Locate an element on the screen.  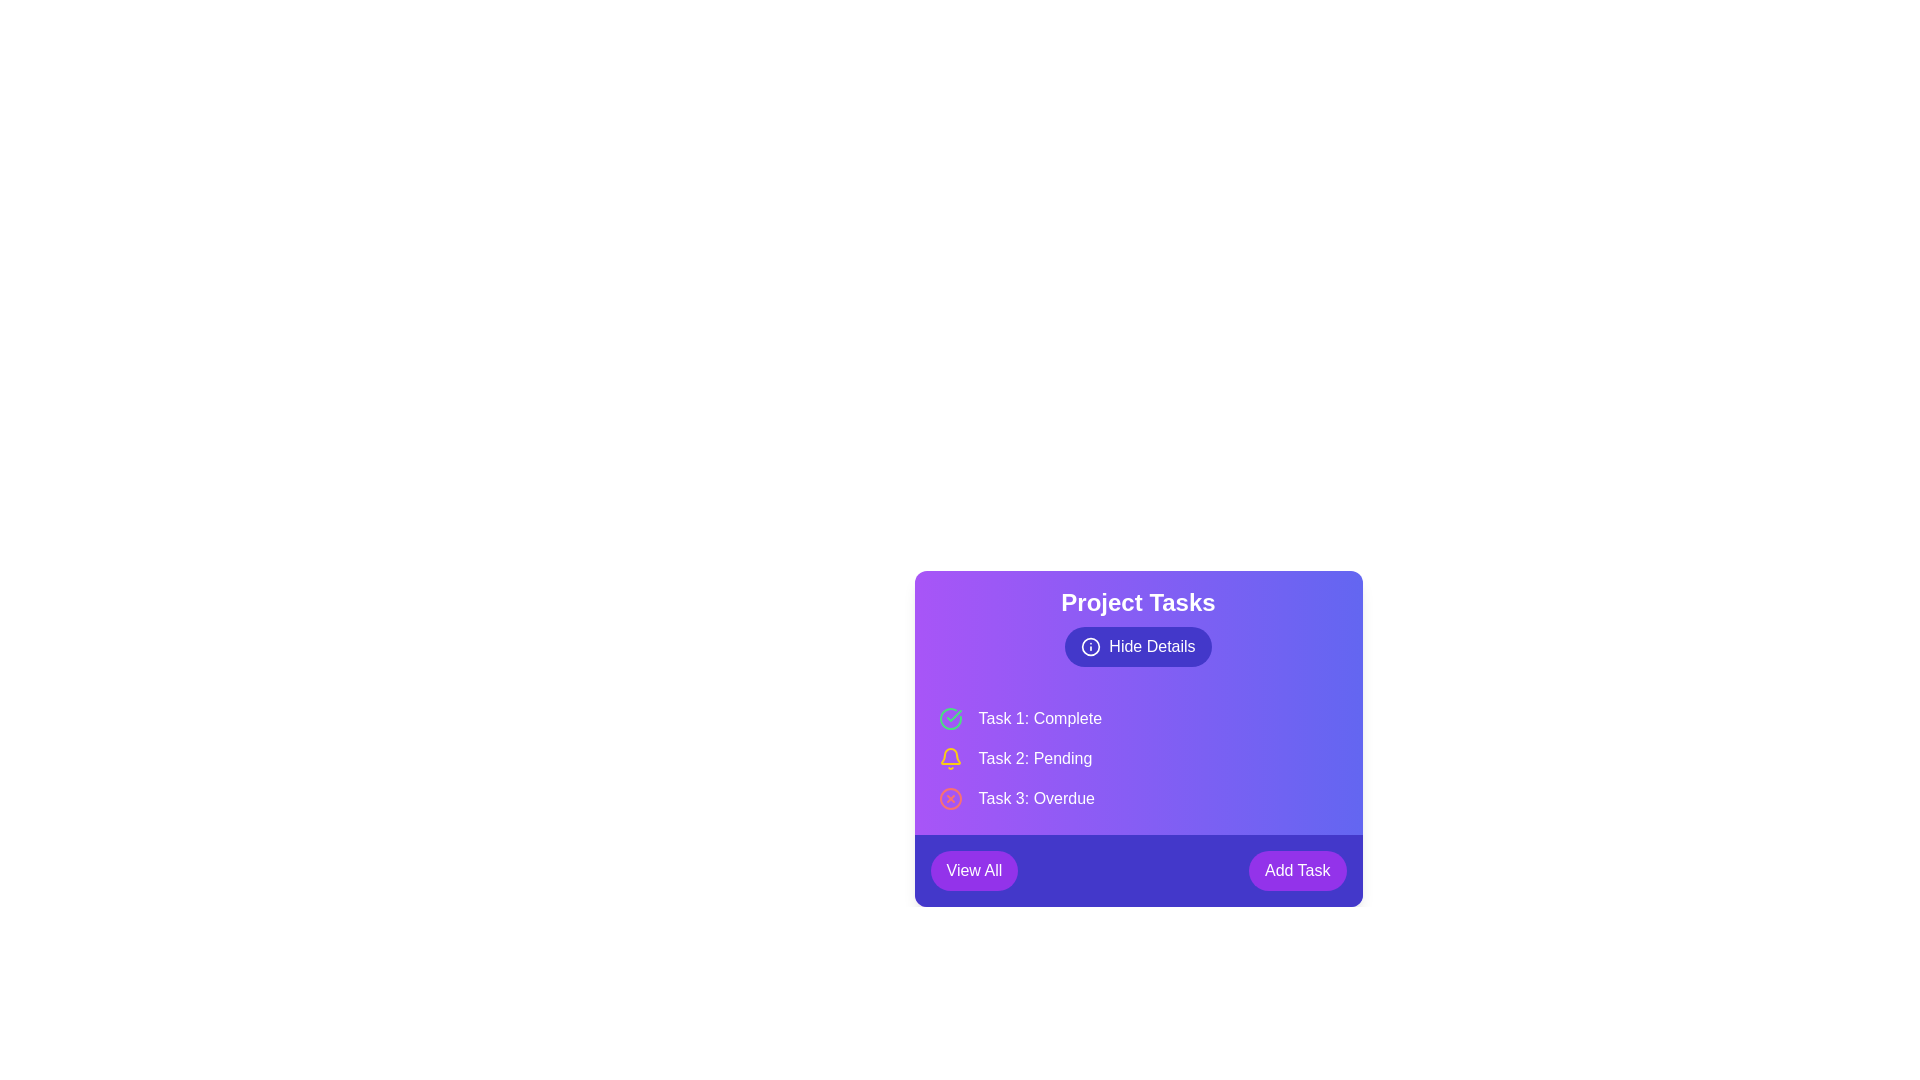
the 'Hide Details' button in the Composite UI element that introduces the task list is located at coordinates (1138, 626).